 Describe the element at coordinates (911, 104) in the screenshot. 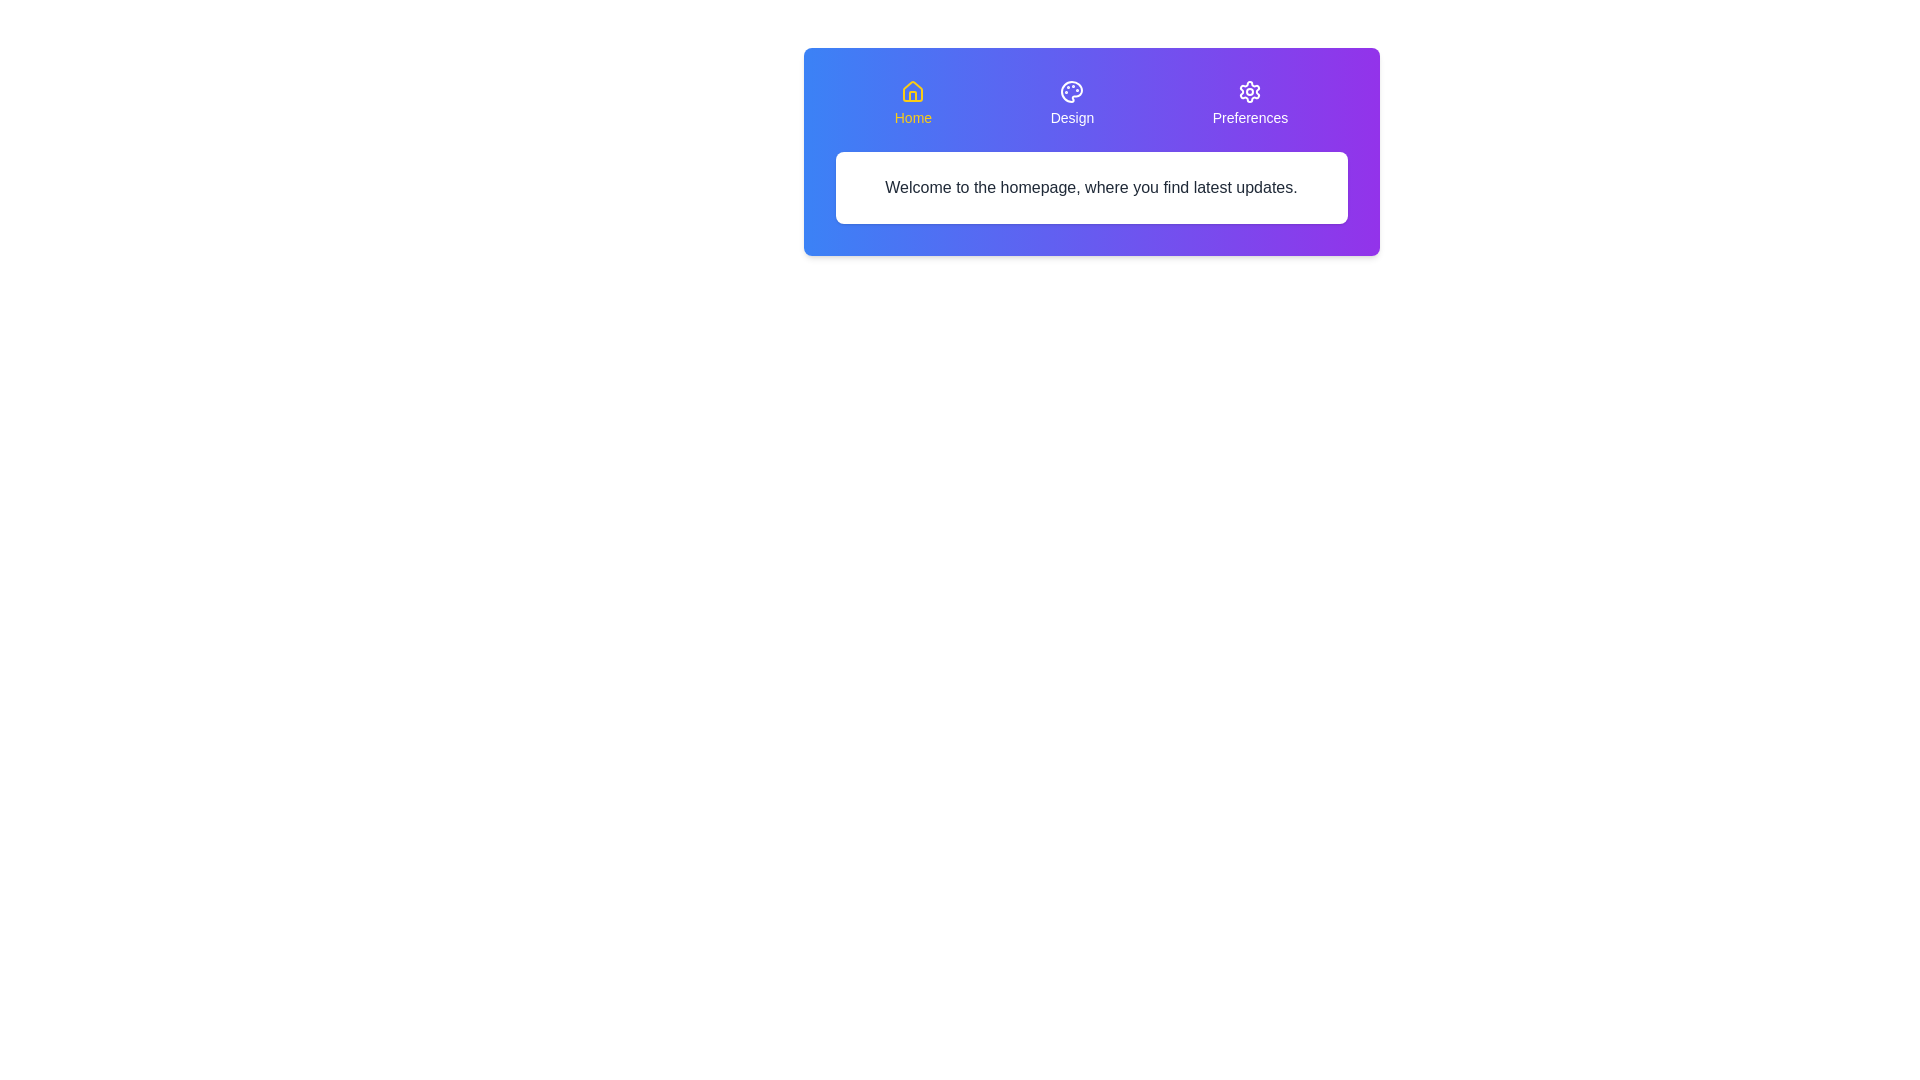

I see `the Home tab by clicking on it` at that location.